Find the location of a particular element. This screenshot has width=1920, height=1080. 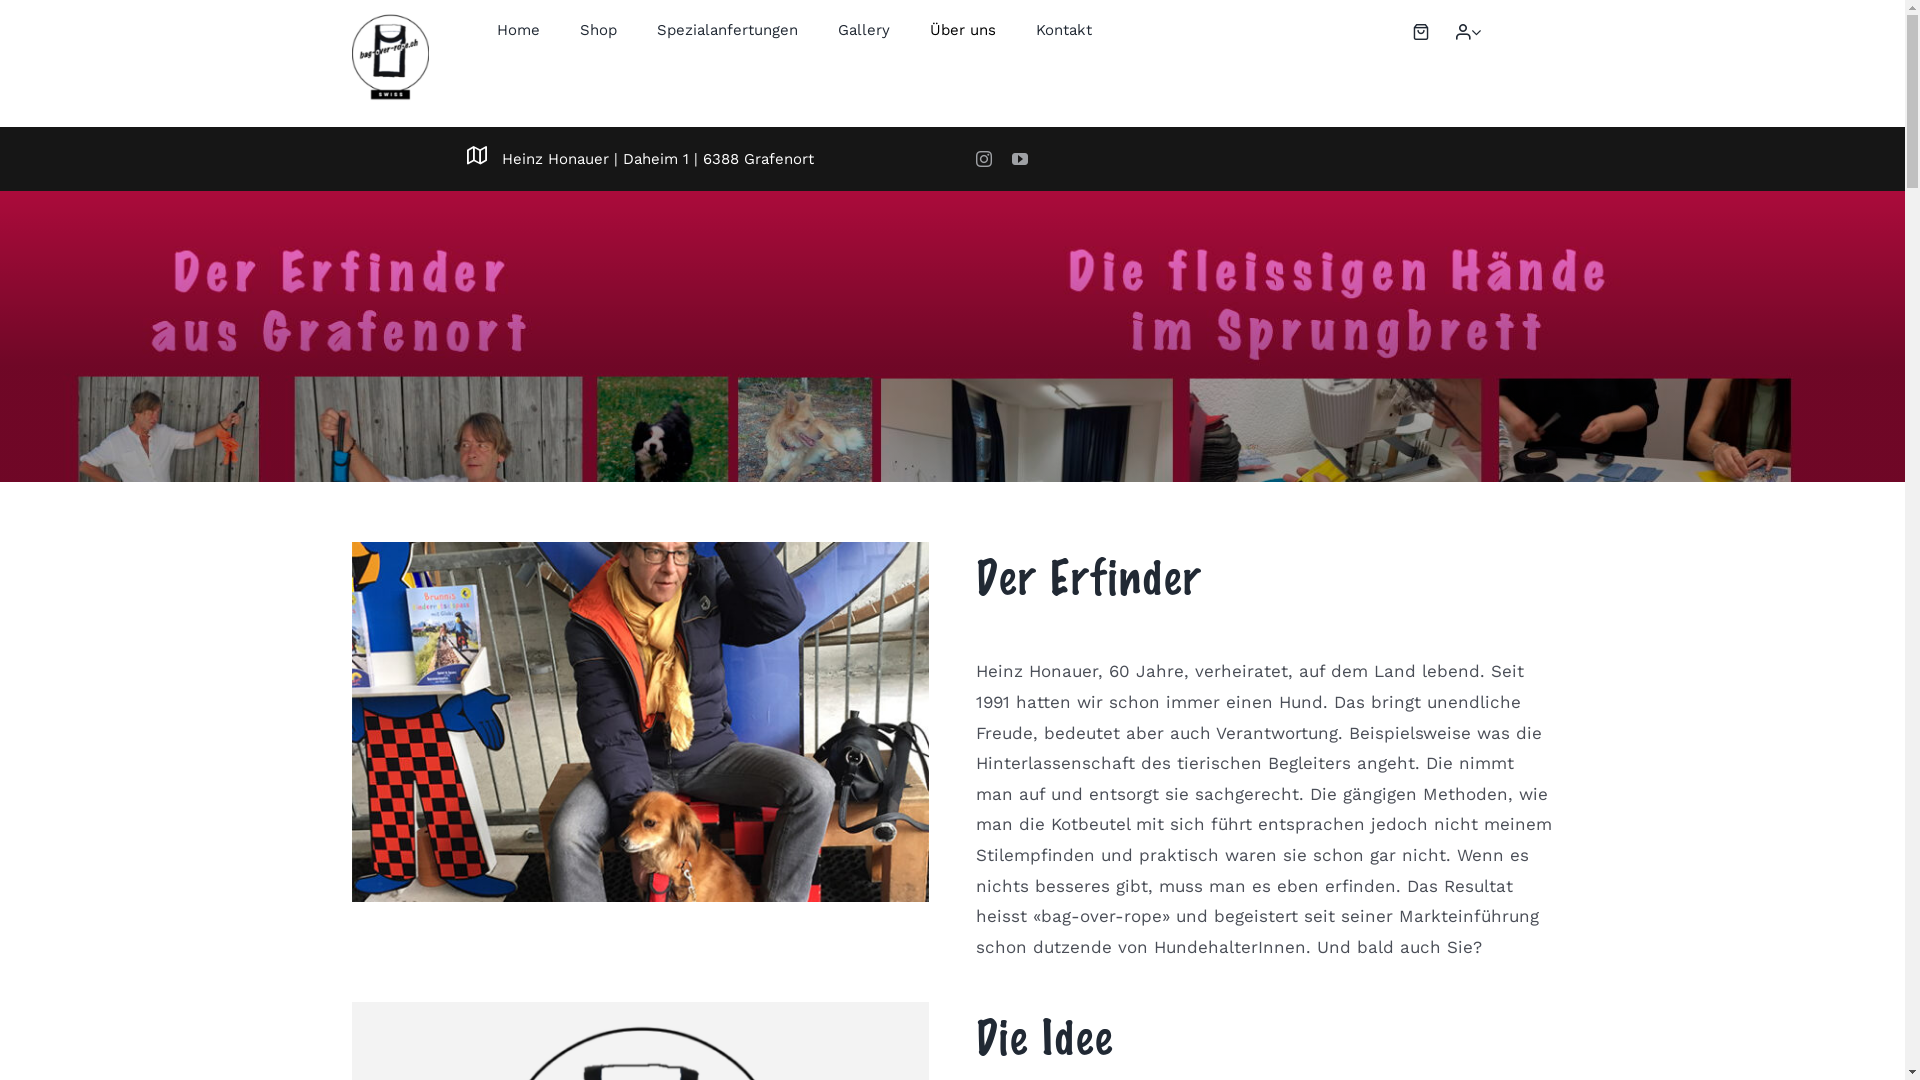

'Kontakt' is located at coordinates (1063, 30).